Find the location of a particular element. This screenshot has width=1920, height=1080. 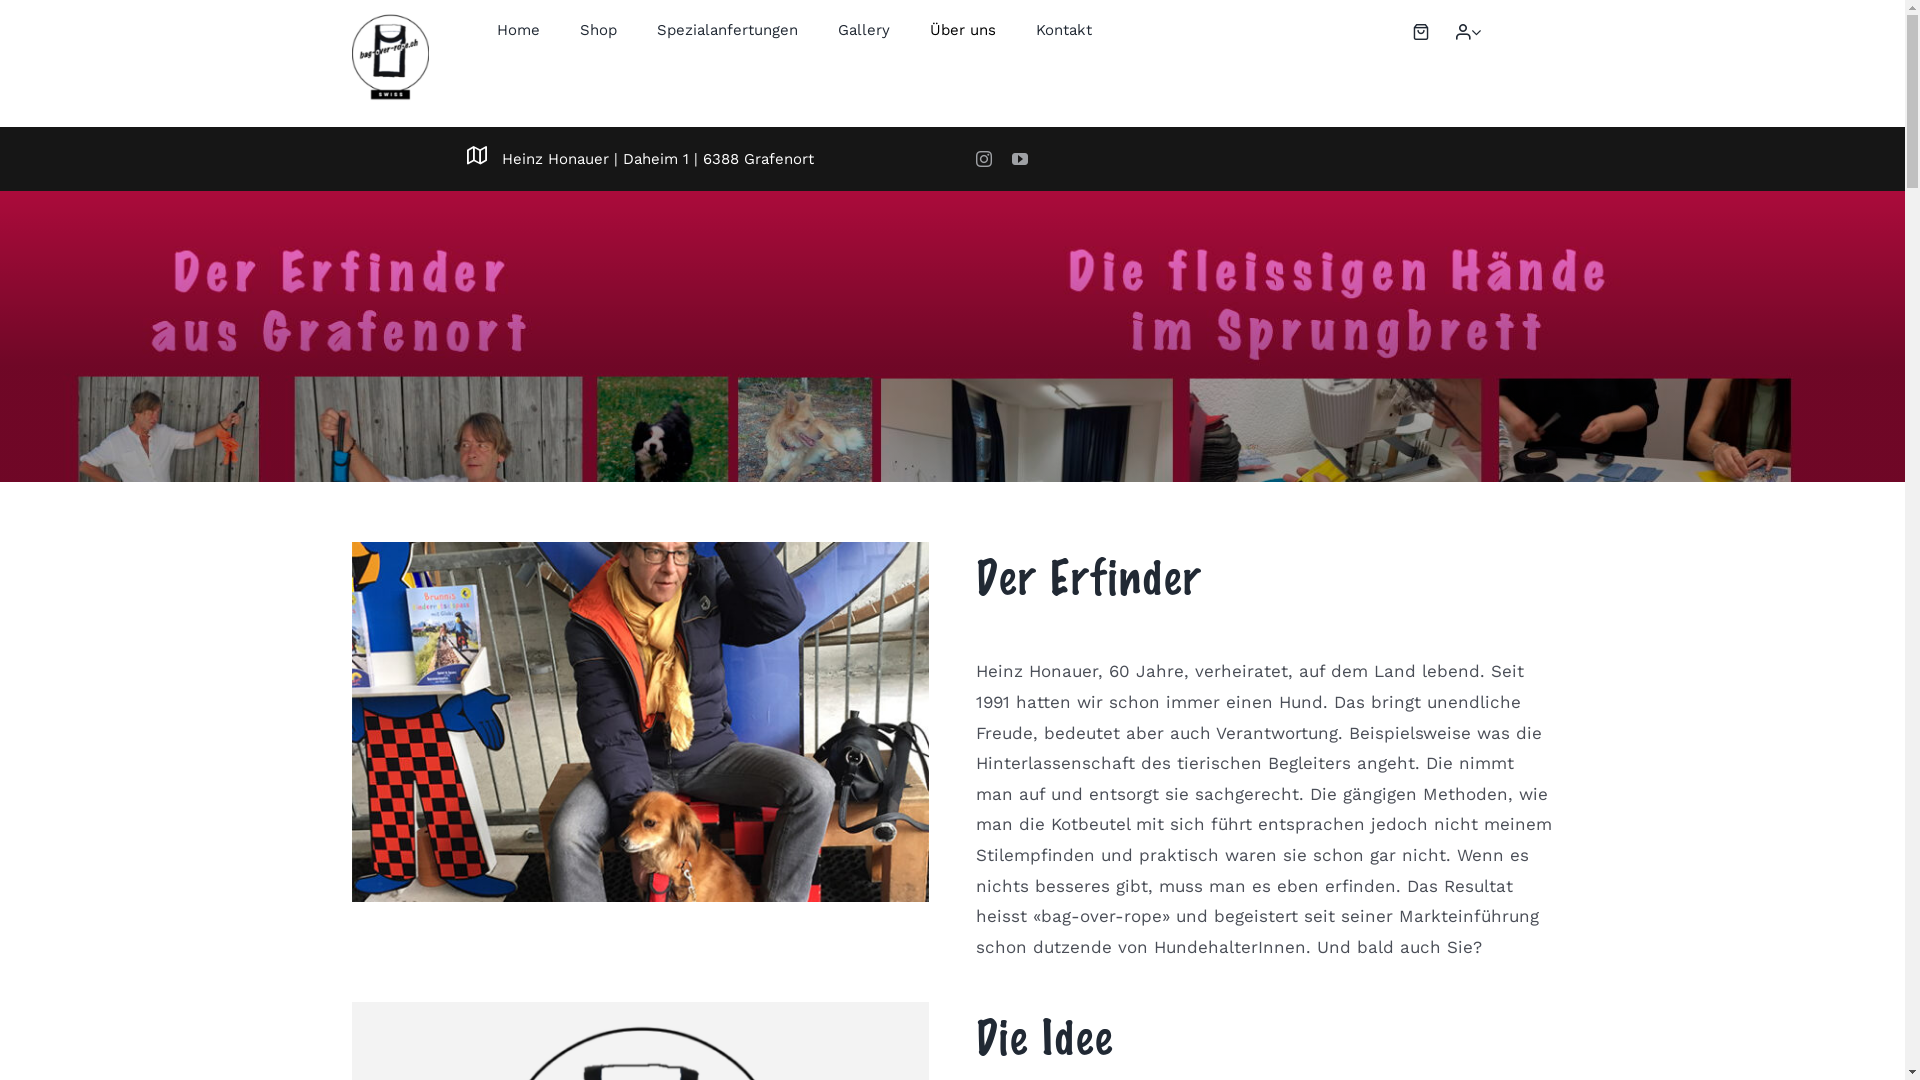

'Kontakt' is located at coordinates (1063, 30).